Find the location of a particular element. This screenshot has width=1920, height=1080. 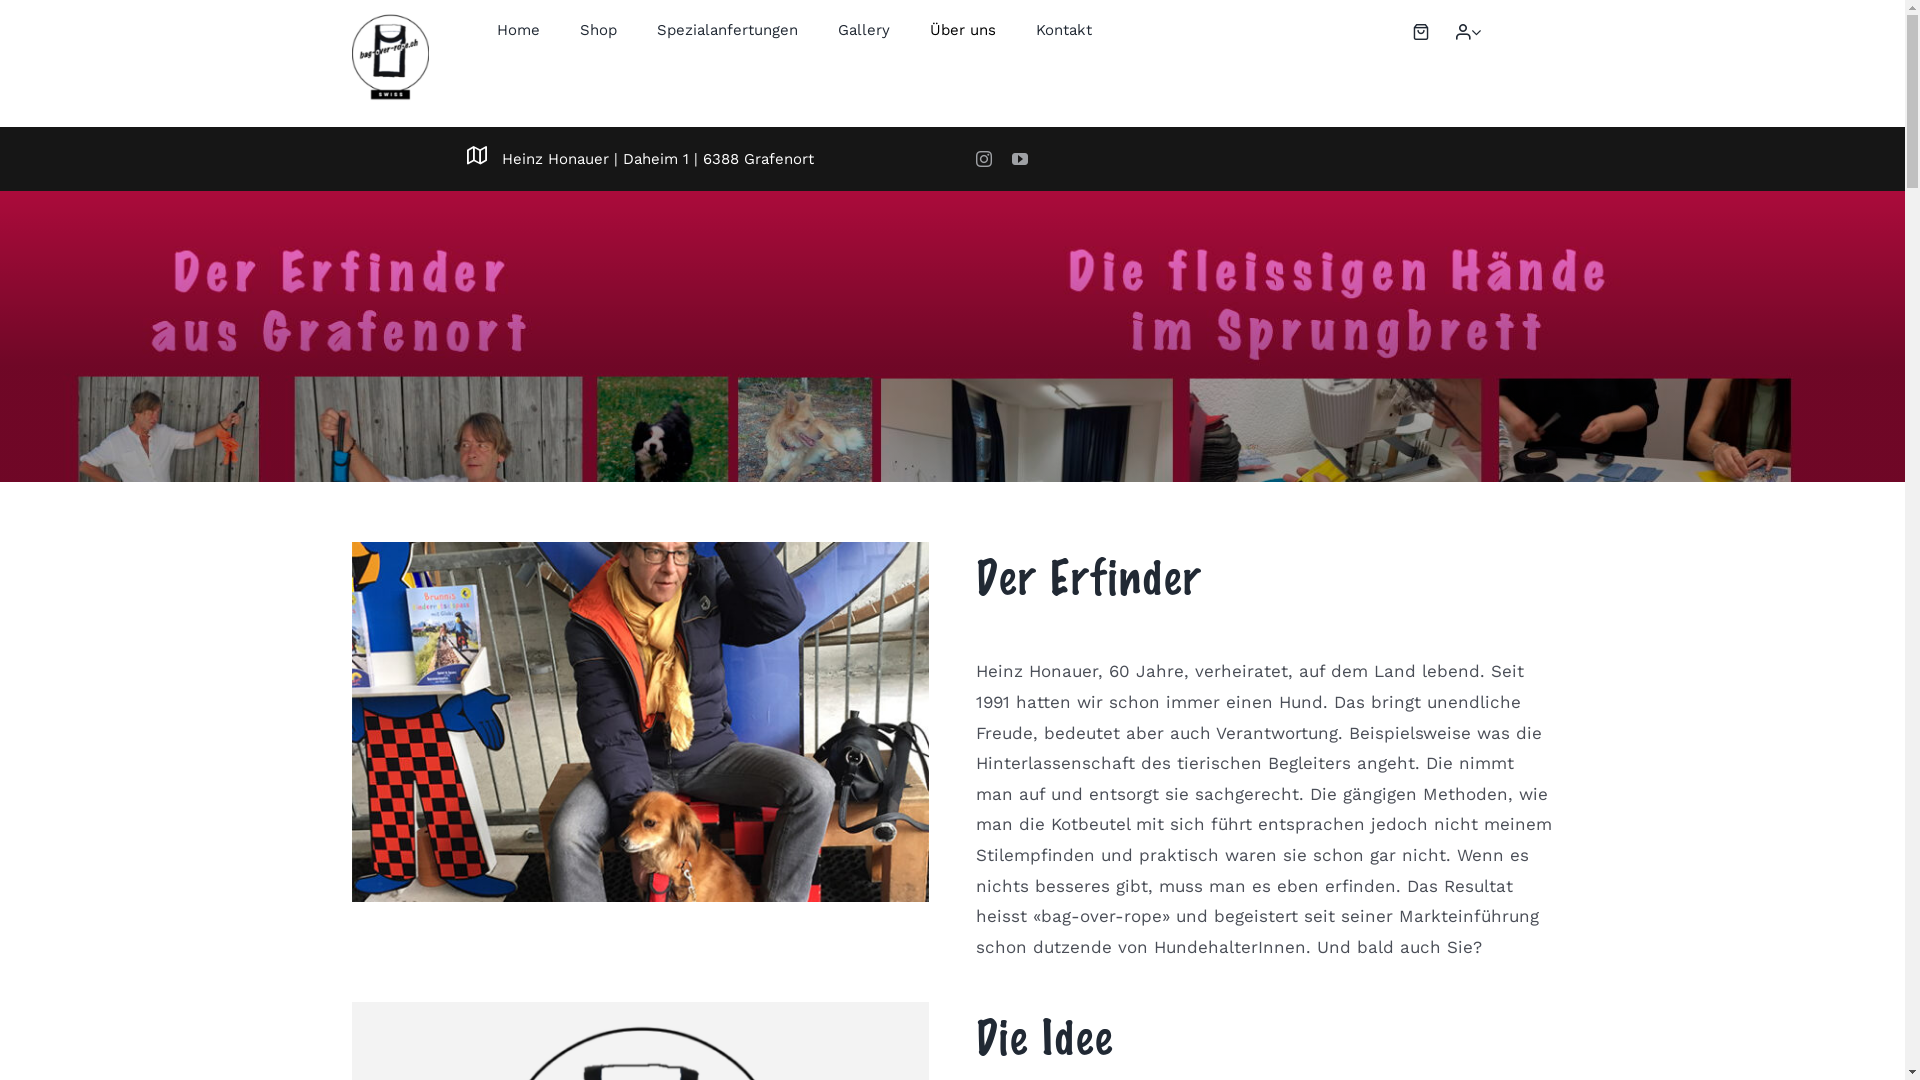

'Kontakt' is located at coordinates (1063, 30).